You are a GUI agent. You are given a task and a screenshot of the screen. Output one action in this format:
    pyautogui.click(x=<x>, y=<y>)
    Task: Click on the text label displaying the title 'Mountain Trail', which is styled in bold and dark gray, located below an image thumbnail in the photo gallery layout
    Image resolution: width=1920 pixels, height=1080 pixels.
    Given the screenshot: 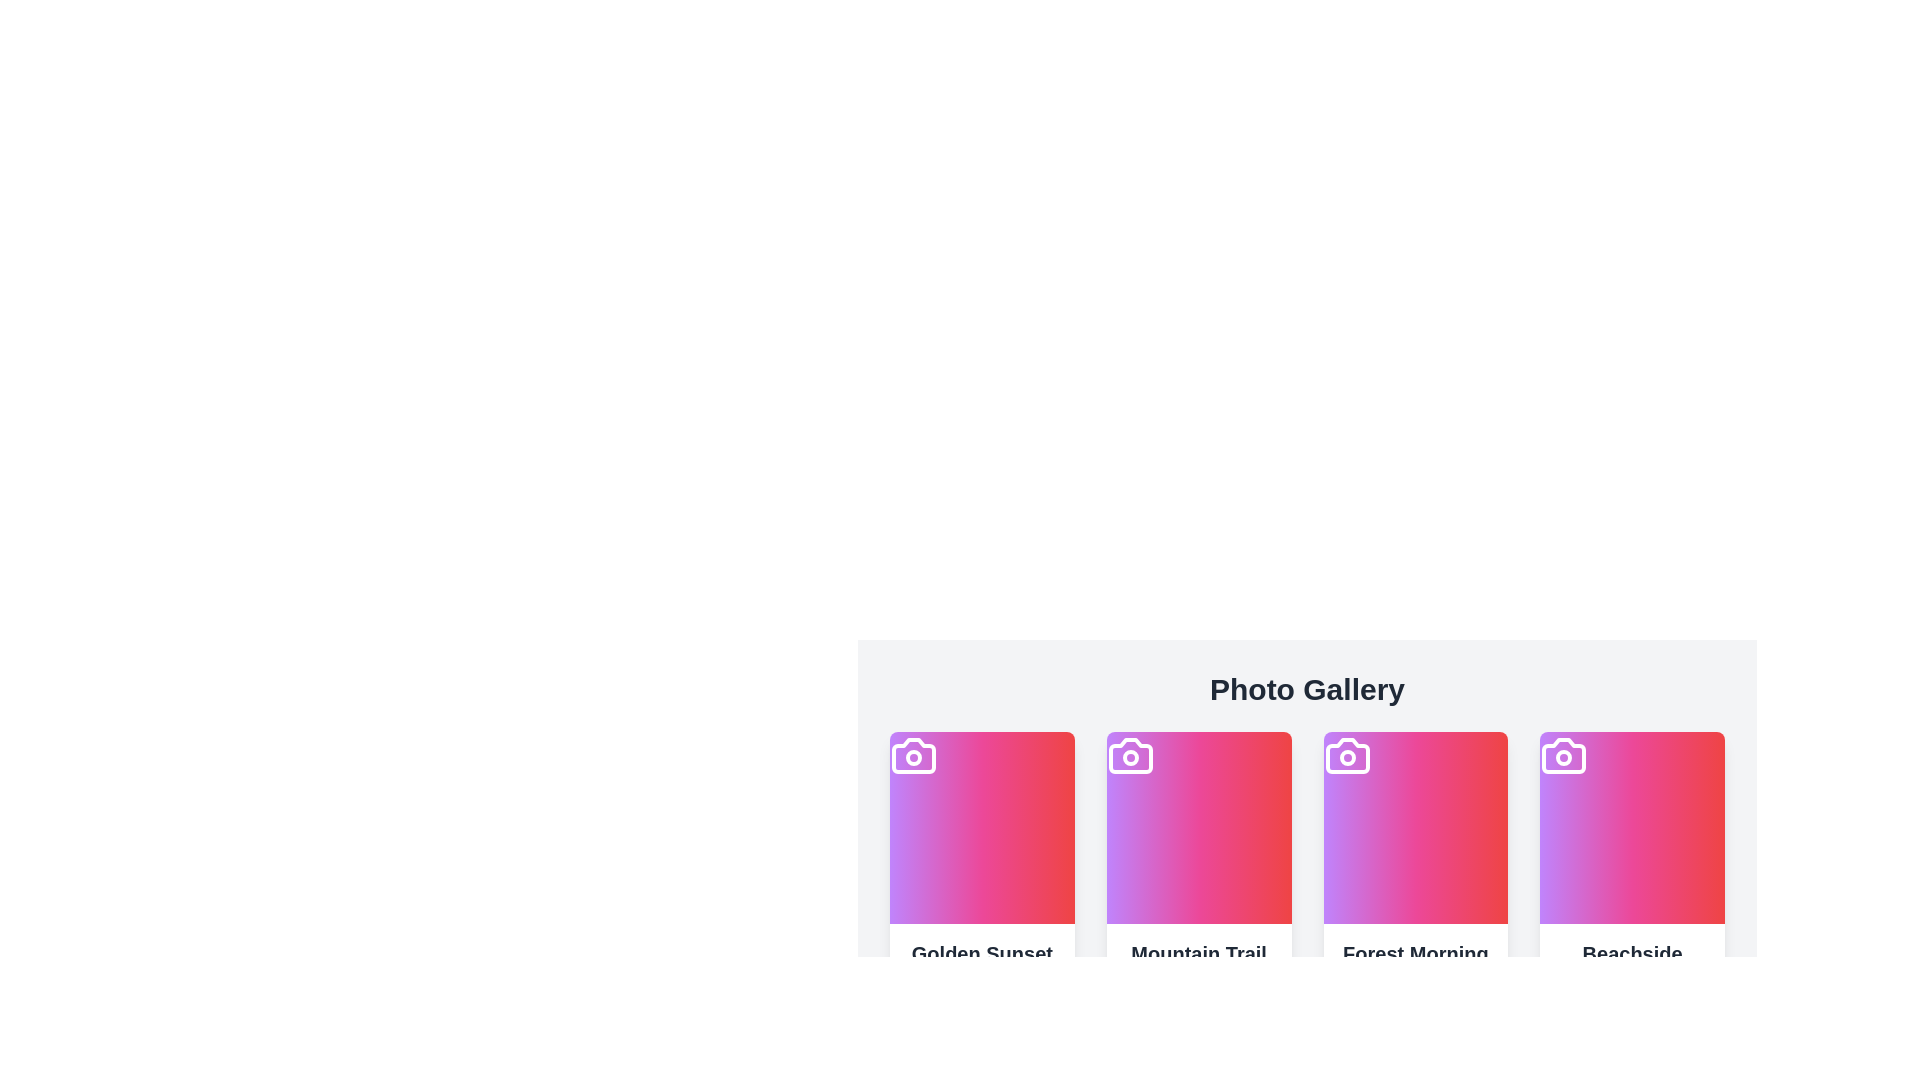 What is the action you would take?
    pyautogui.click(x=1199, y=952)
    